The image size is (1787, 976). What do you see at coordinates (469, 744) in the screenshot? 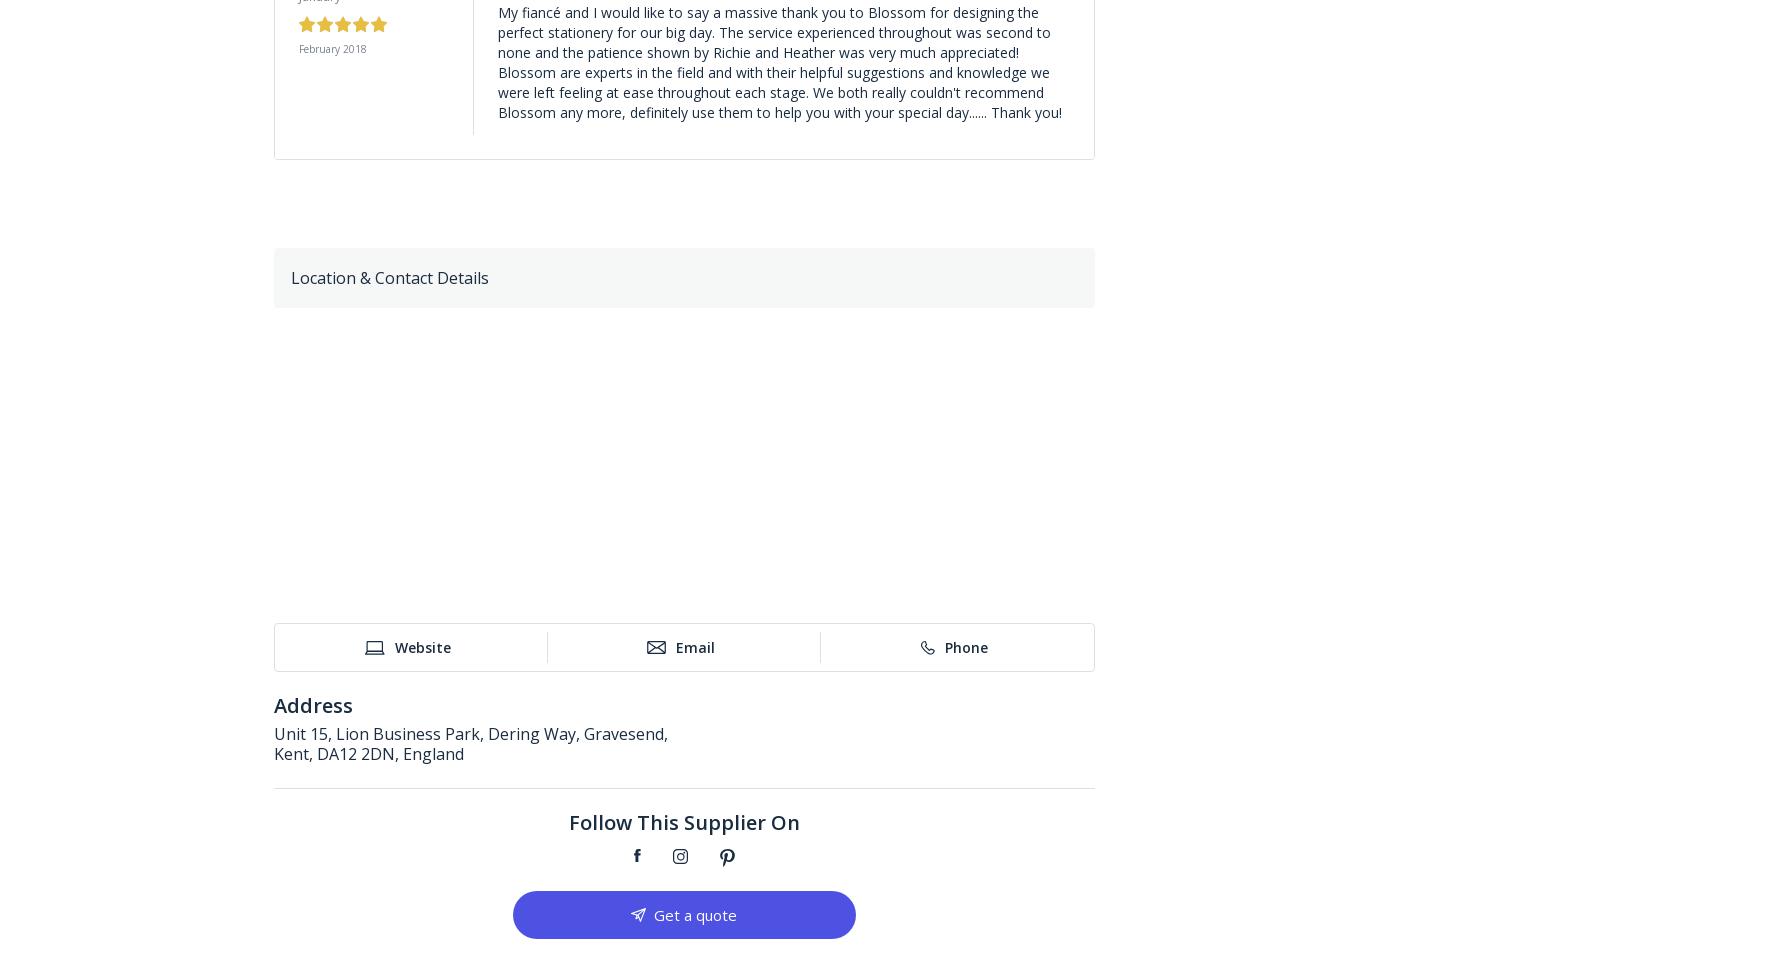
I see `'Unit 15, Lion Business Park, Dering Way, Gravesend, Kent, DA12 2DN, England'` at bounding box center [469, 744].